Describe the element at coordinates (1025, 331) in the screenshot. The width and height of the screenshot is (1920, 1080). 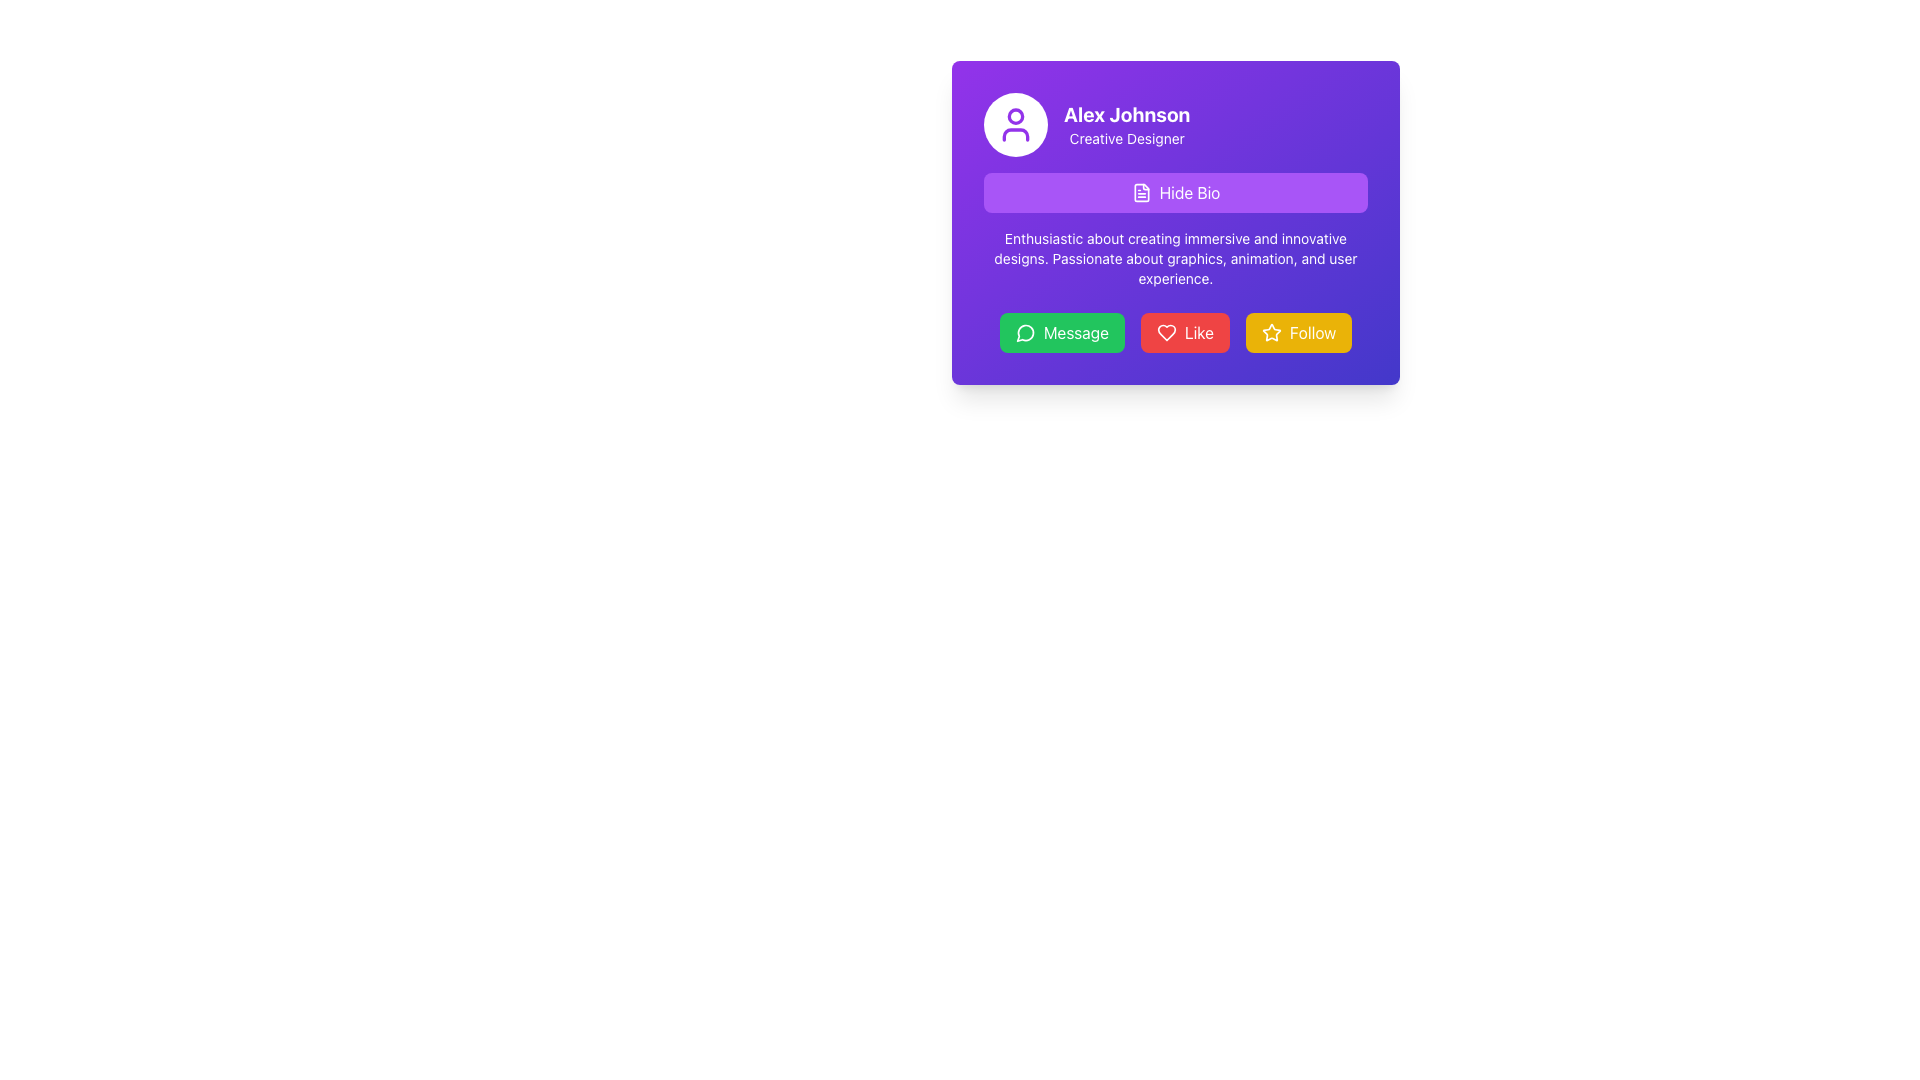
I see `the speech bubble icon within the green 'Message' button located on the left side of the action buttons at the bottom of the user profile interface` at that location.